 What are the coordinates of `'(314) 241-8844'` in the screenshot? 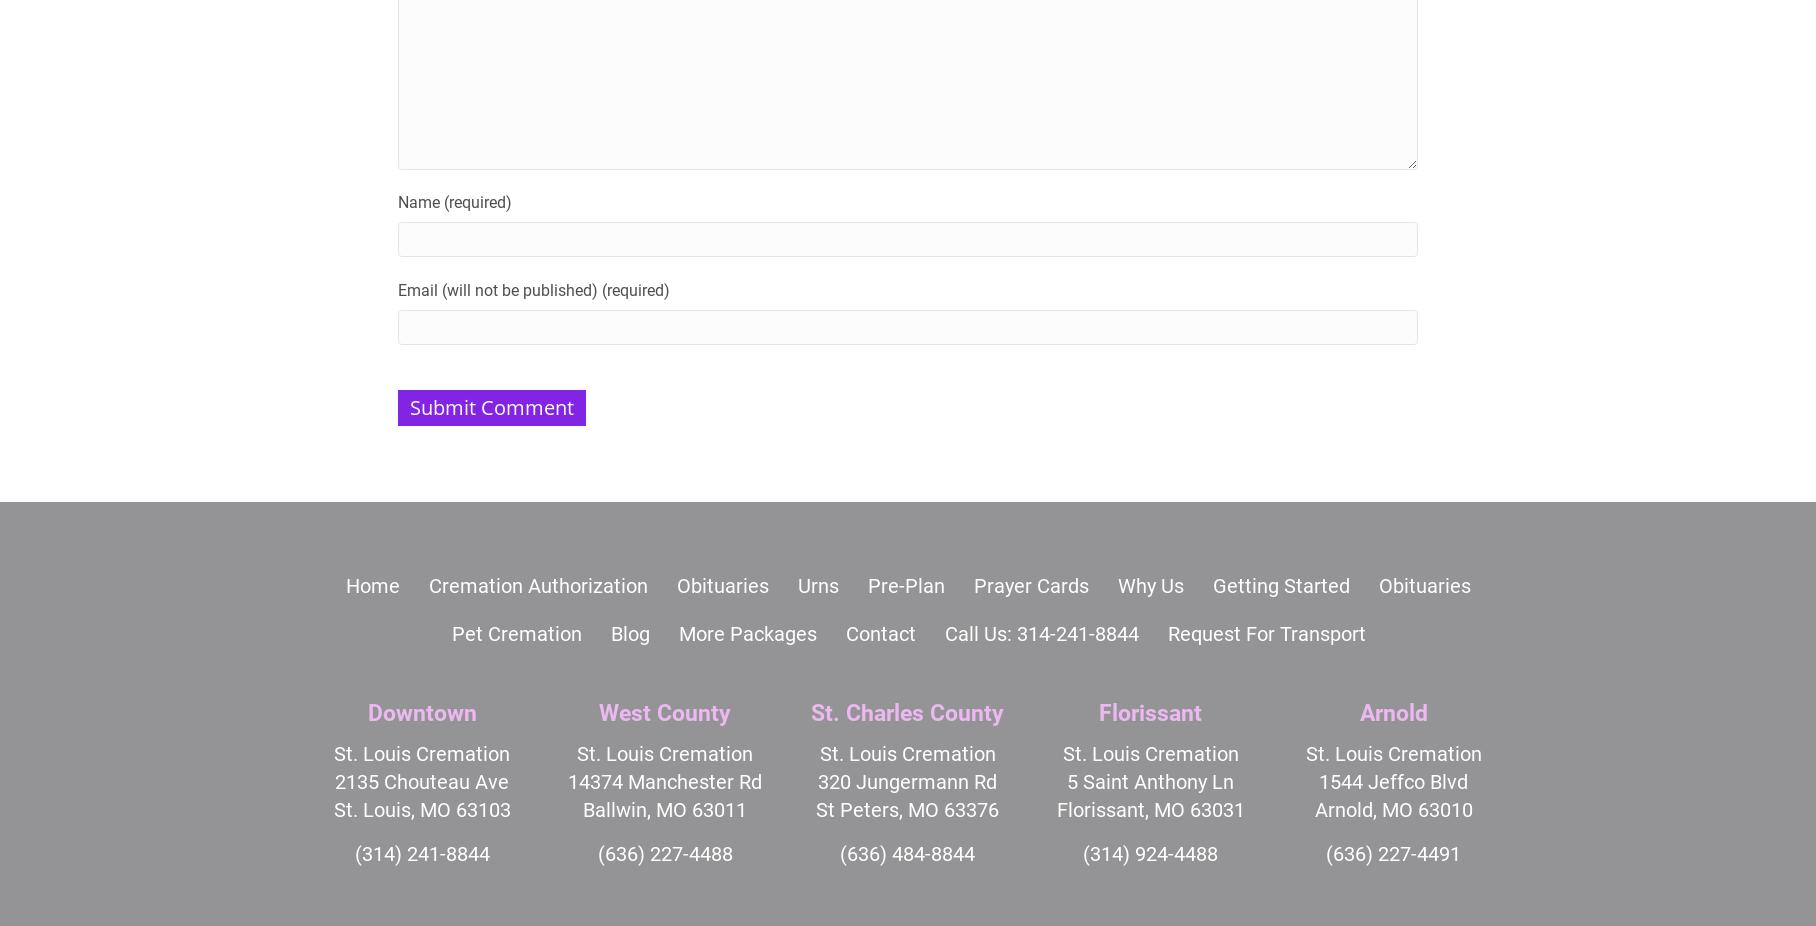 It's located at (420, 853).